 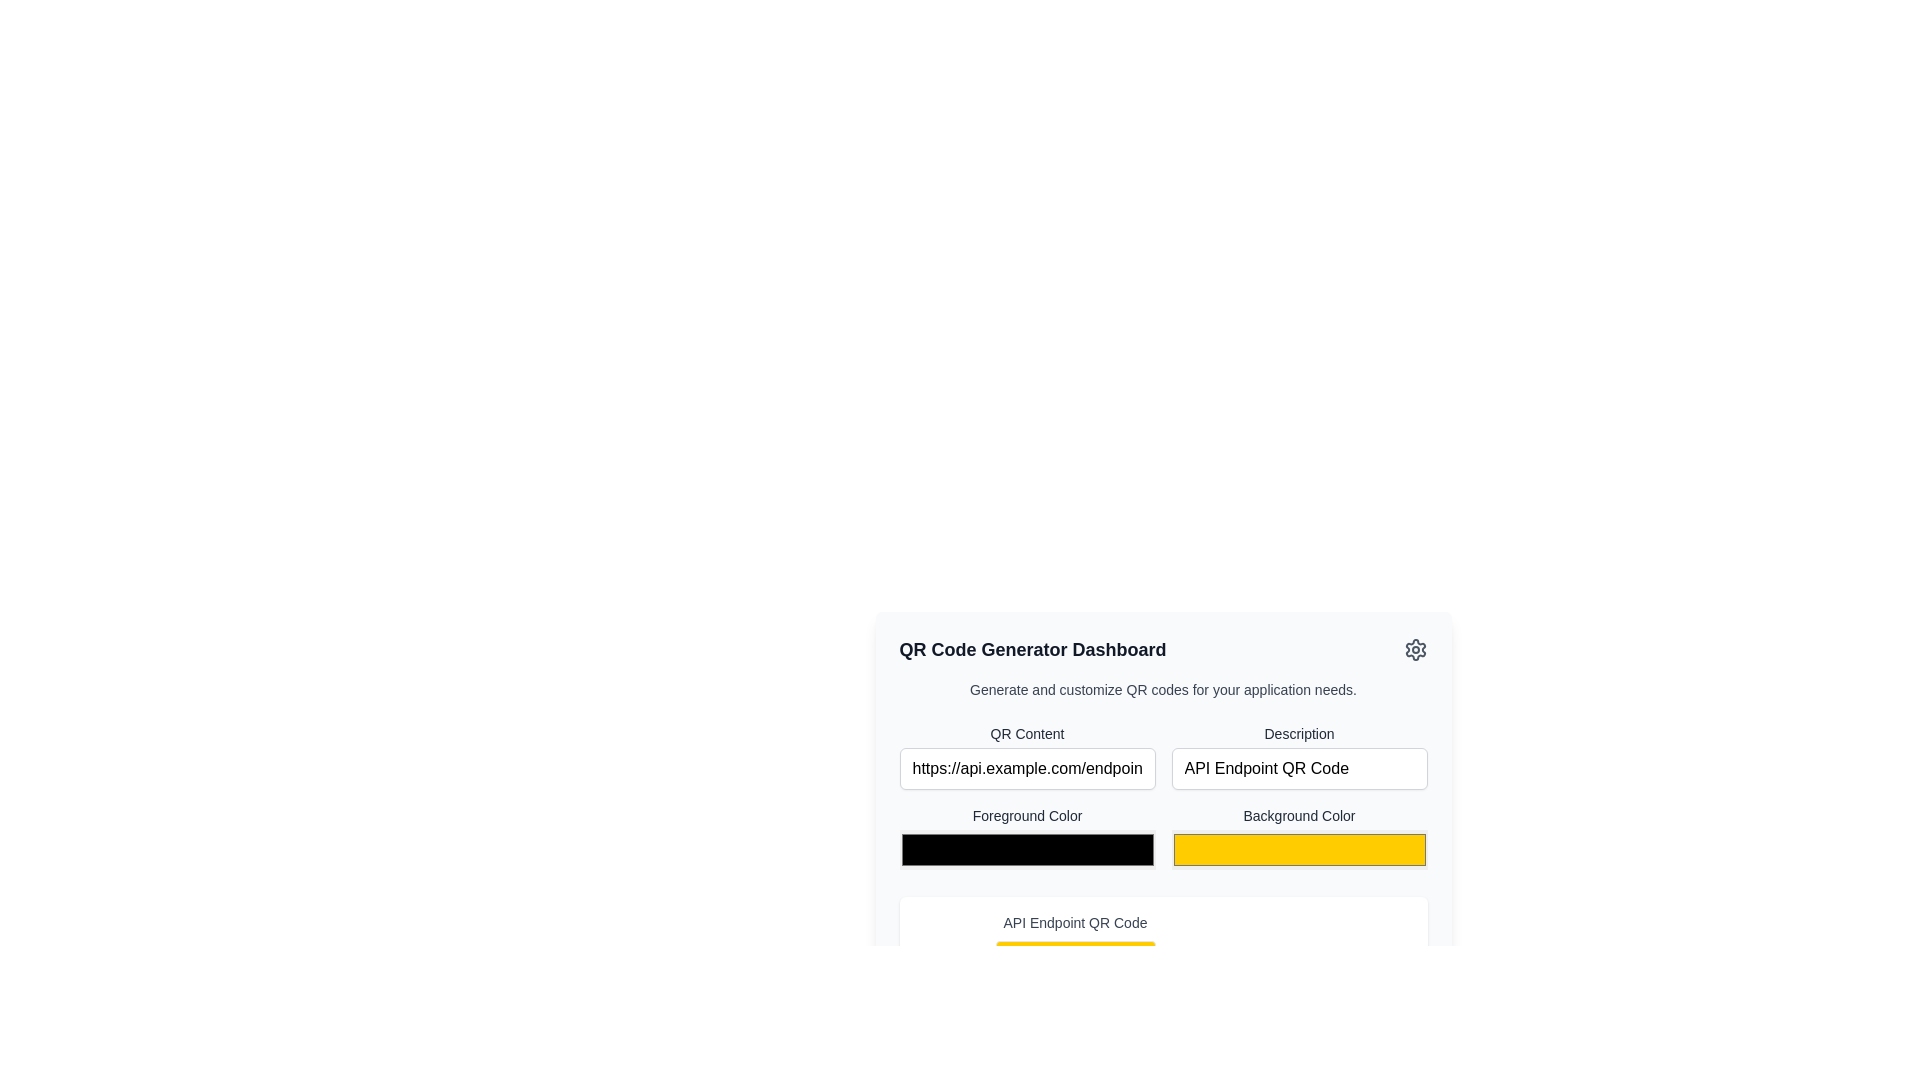 What do you see at coordinates (1299, 767) in the screenshot?
I see `the text input field labeled 'API Endpoint QR Code' in the 'Description' section` at bounding box center [1299, 767].